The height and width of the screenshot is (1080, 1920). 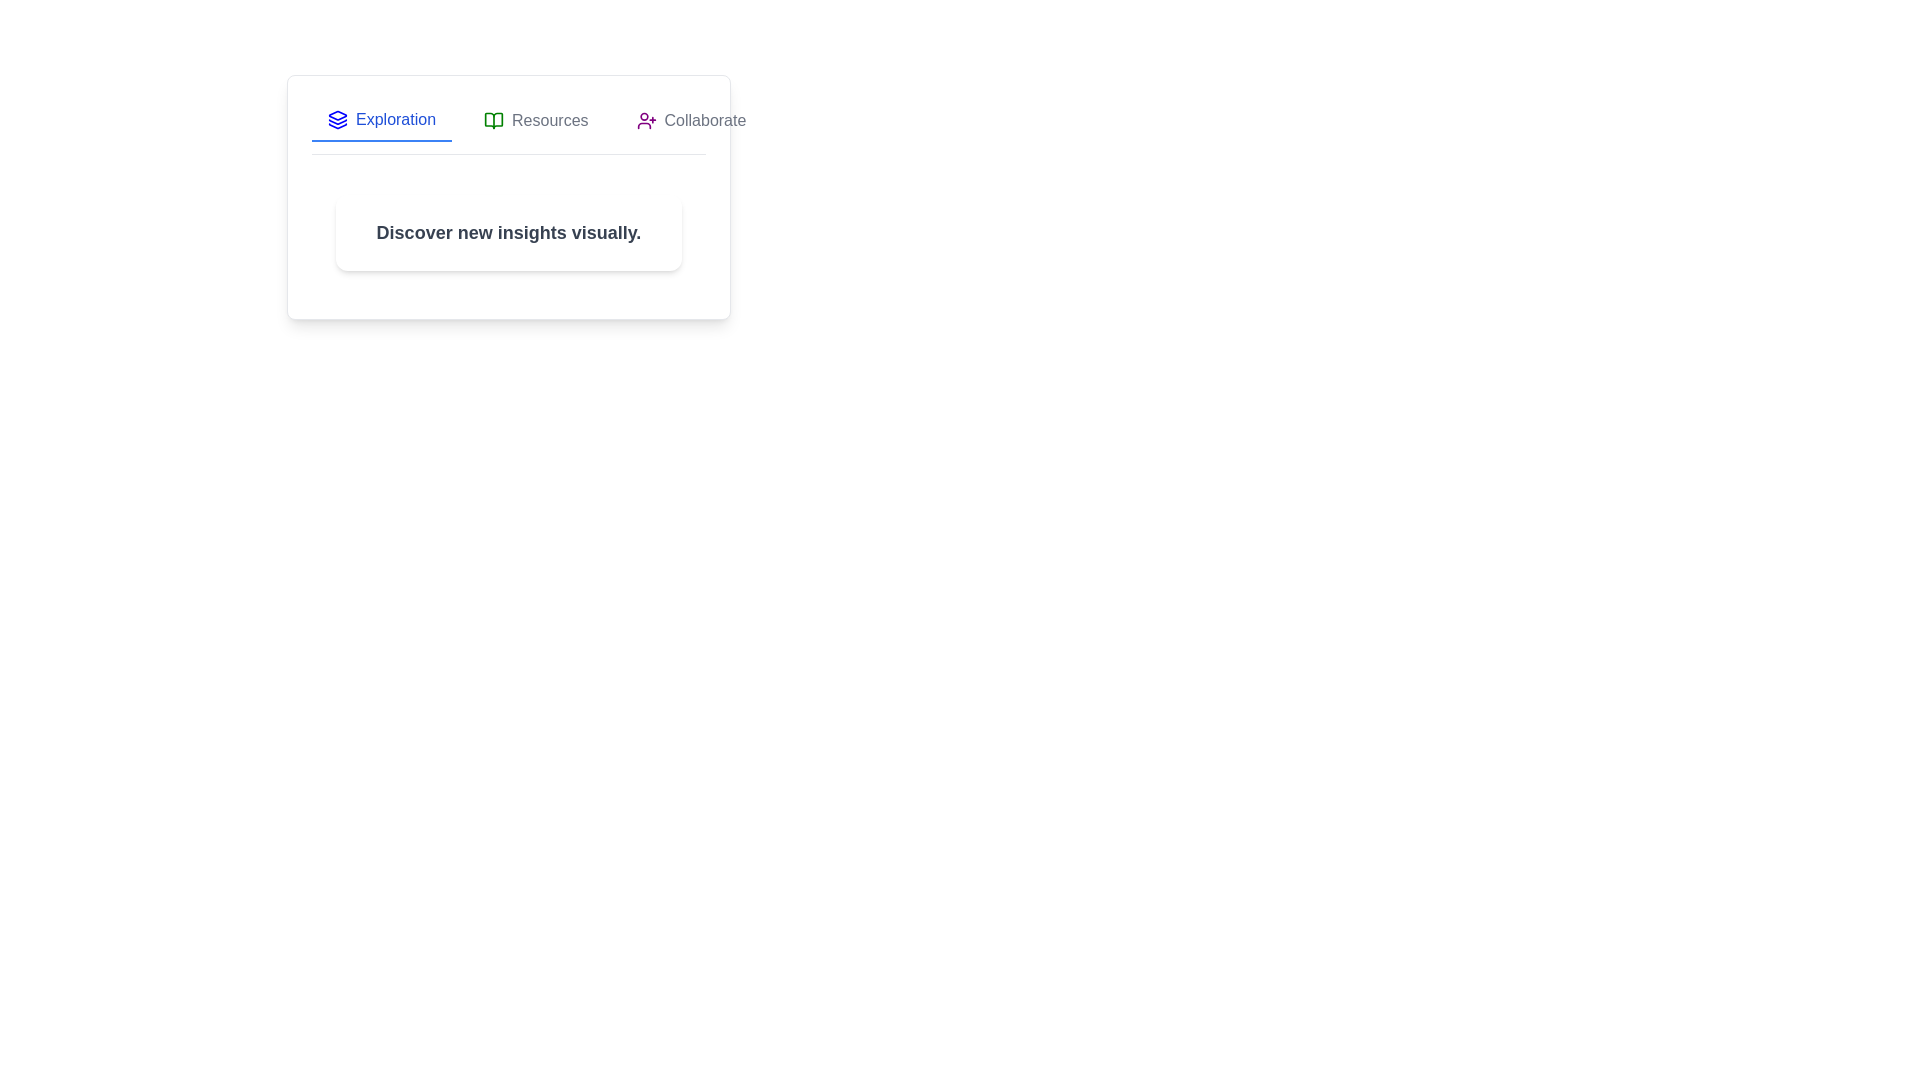 What do you see at coordinates (382, 120) in the screenshot?
I see `the Exploration tab` at bounding box center [382, 120].